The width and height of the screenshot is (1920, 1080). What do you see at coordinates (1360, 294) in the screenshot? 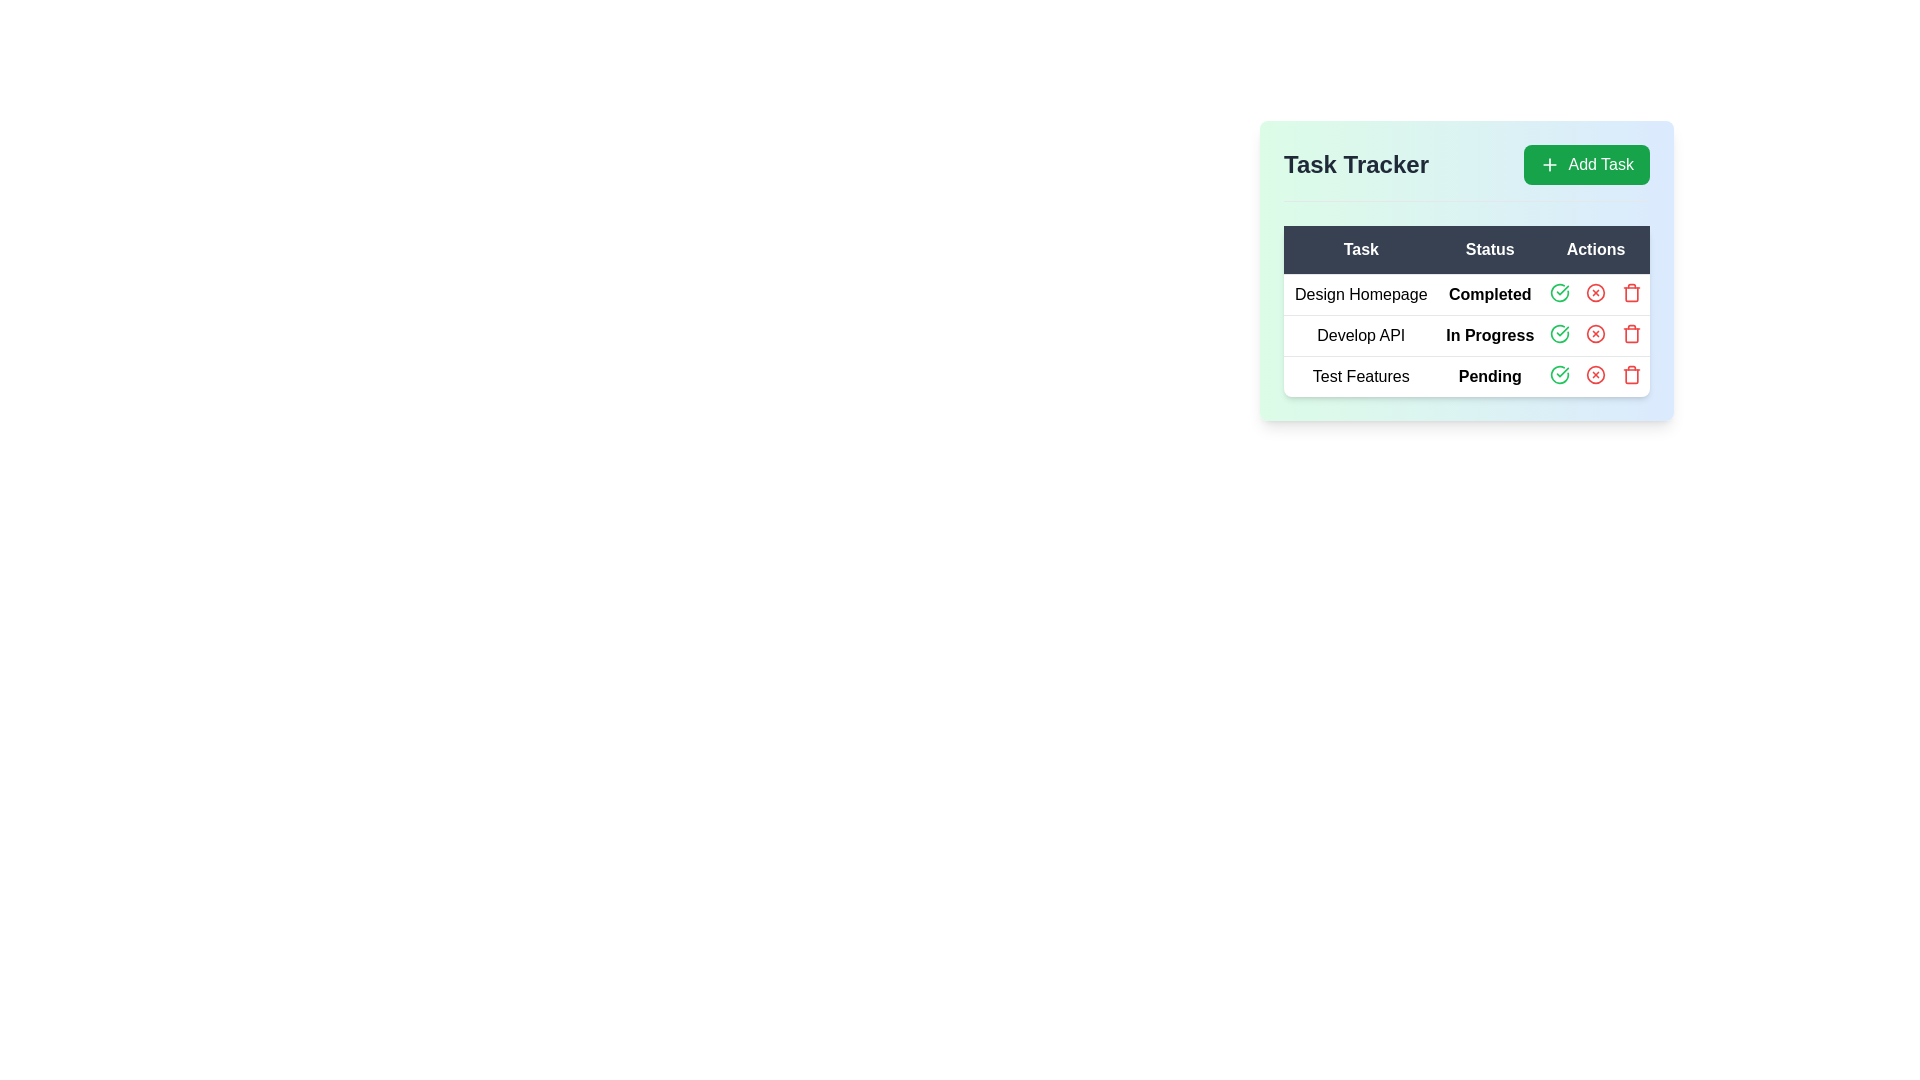
I see `the 'Design Homepage' text label located in the first row under the 'Task' column of the table` at bounding box center [1360, 294].